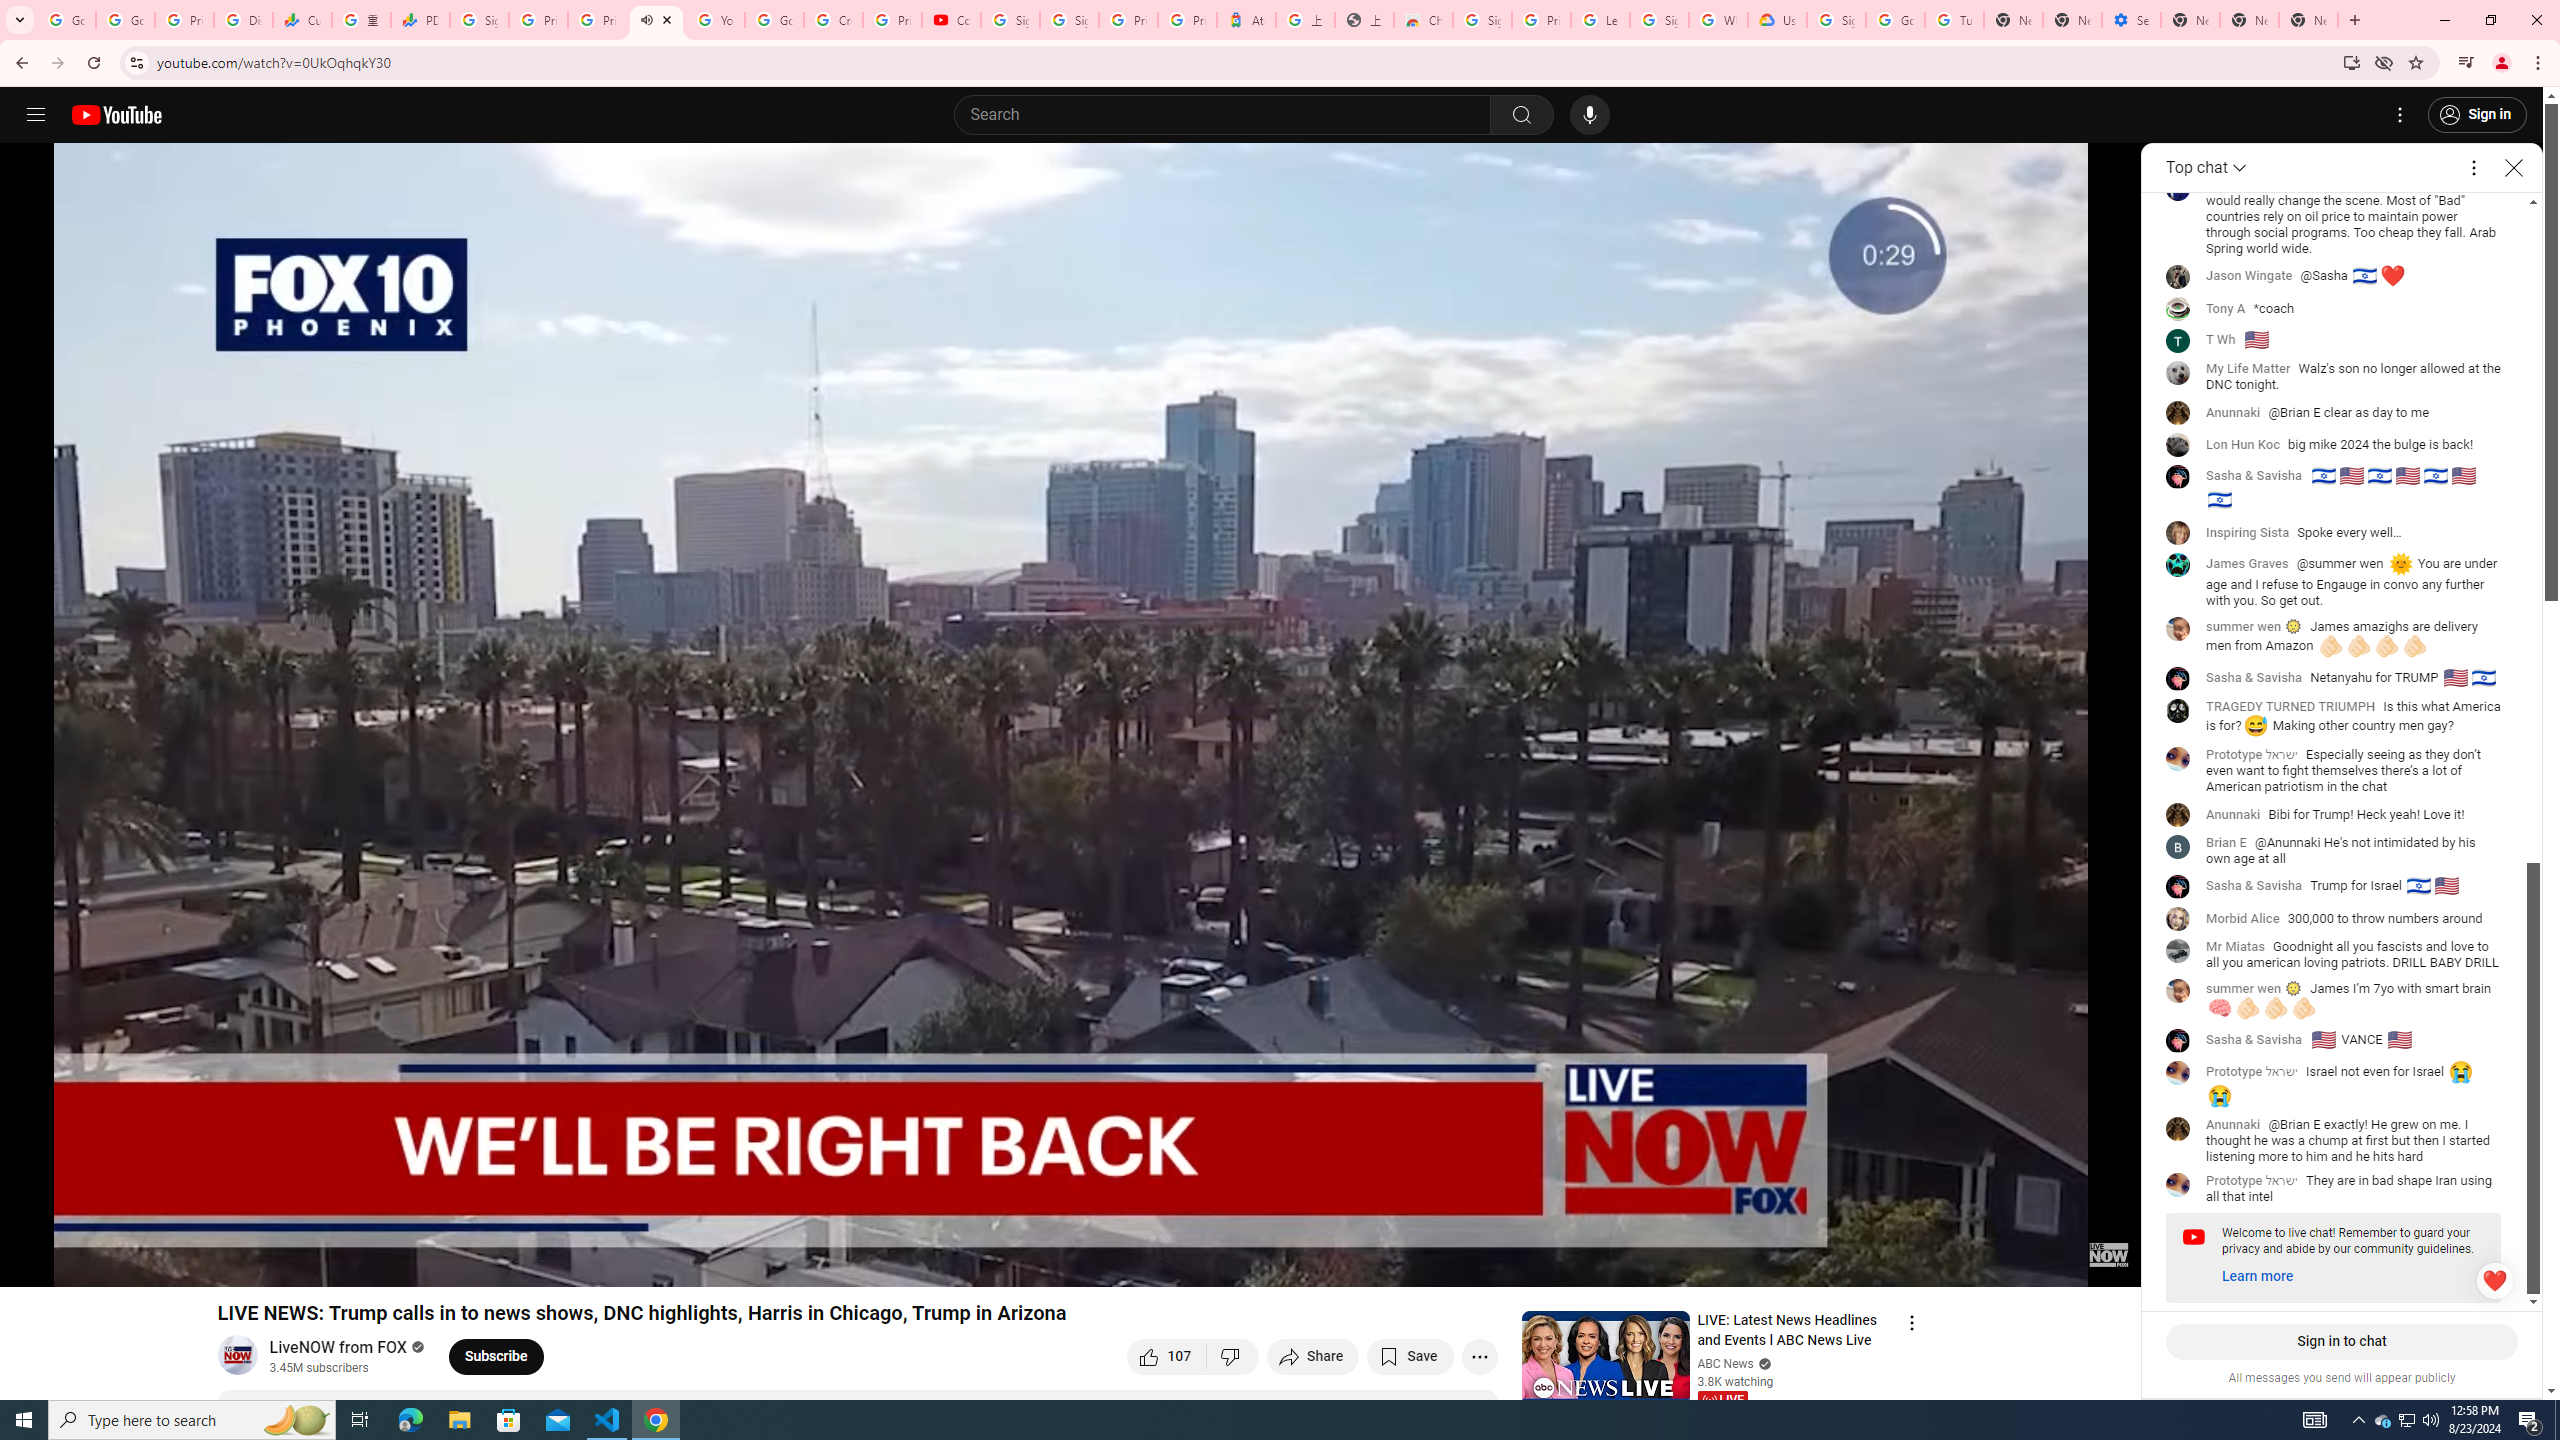 This screenshot has height=1440, width=2560. I want to click on 'PDD Holdings Inc - ADR (PDD) Price & News - Google Finance', so click(419, 19).